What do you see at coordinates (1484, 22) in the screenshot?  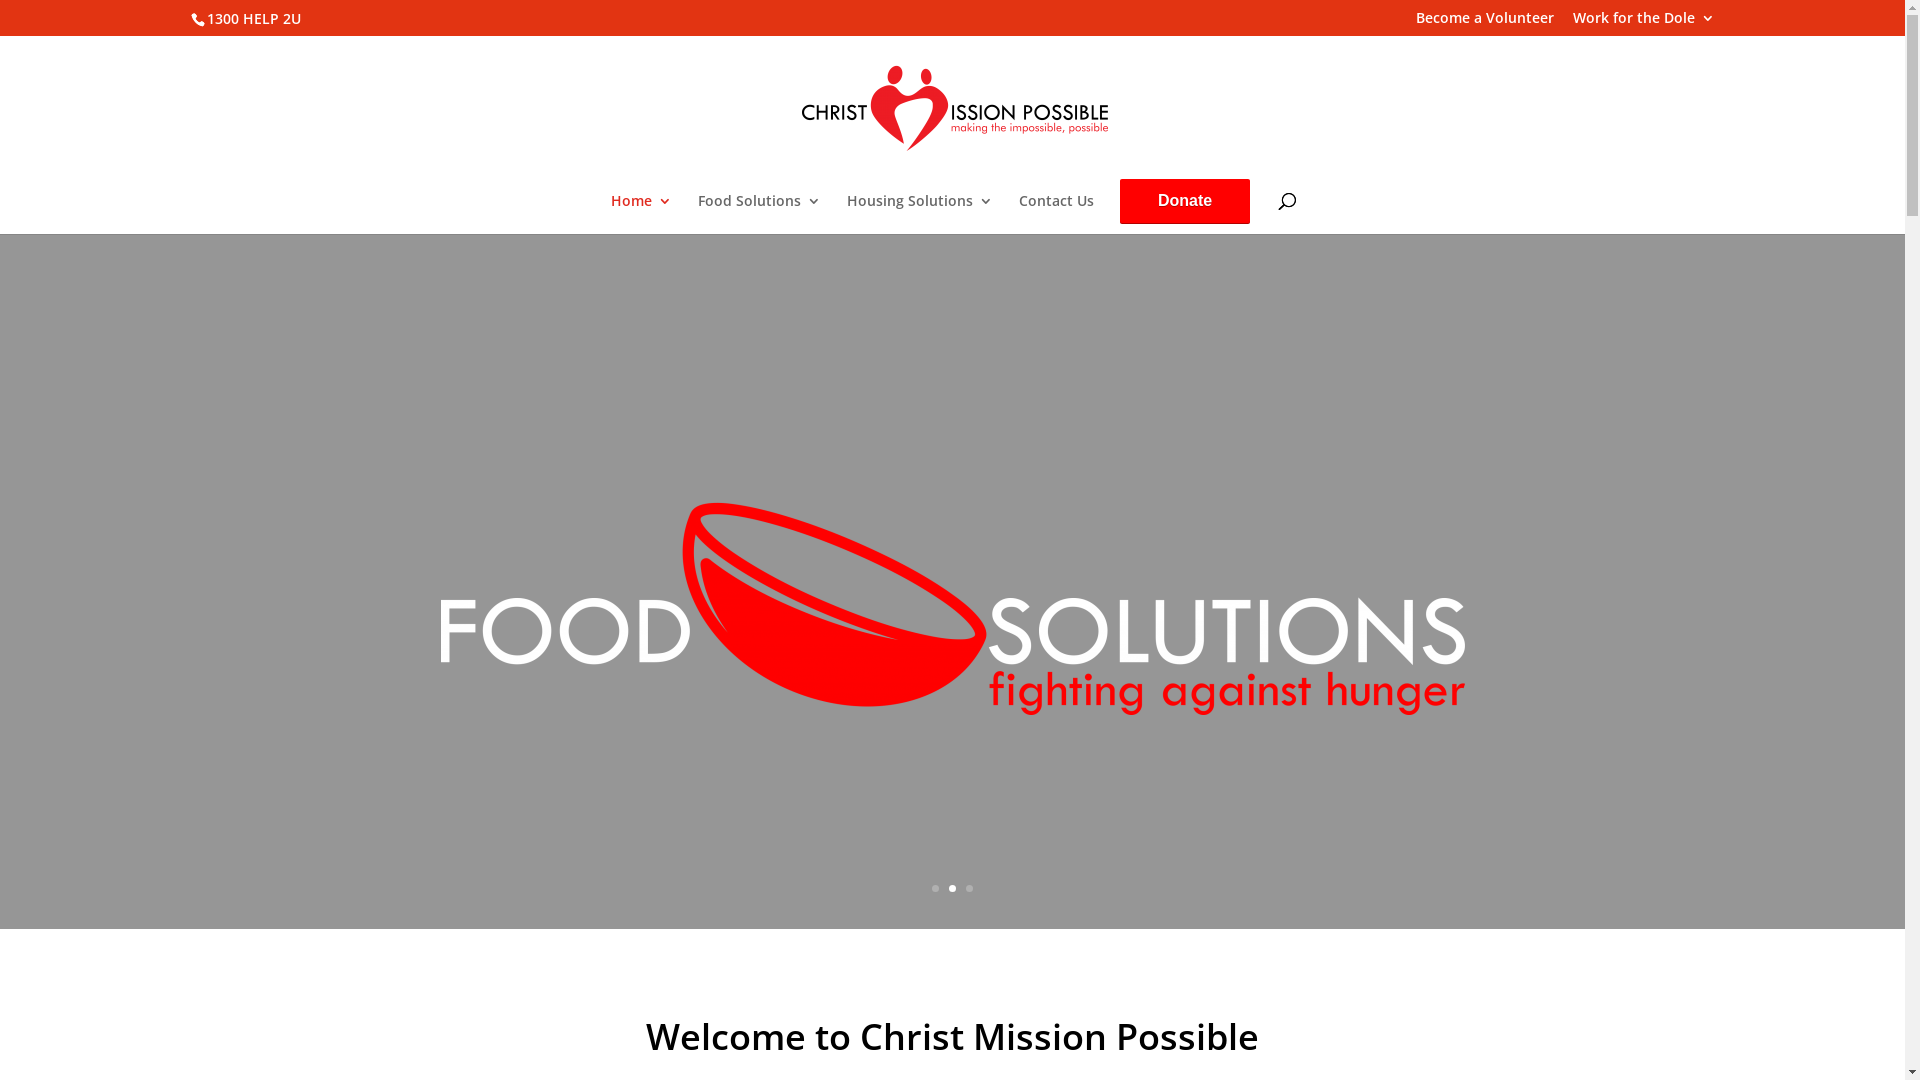 I see `'Become a Volunteer'` at bounding box center [1484, 22].